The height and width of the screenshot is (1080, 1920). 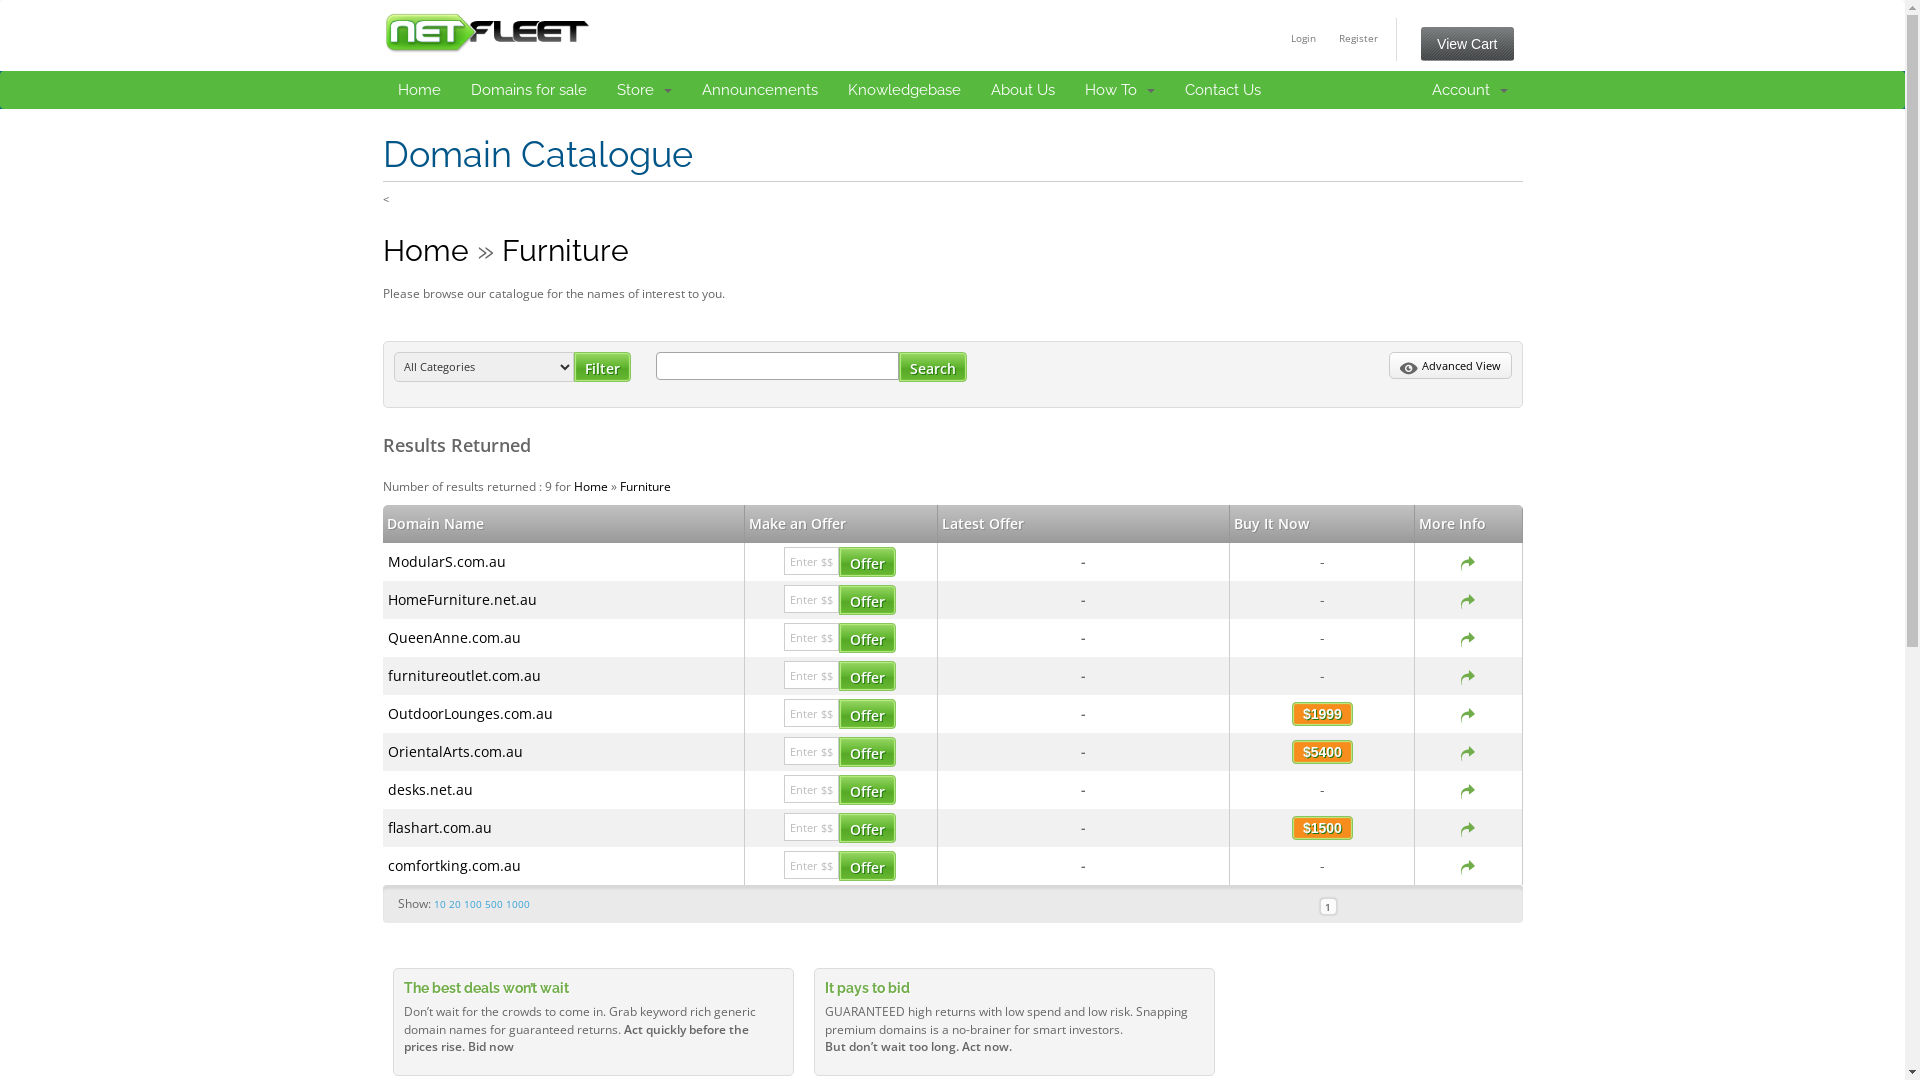 I want to click on 'Home', so click(x=589, y=486).